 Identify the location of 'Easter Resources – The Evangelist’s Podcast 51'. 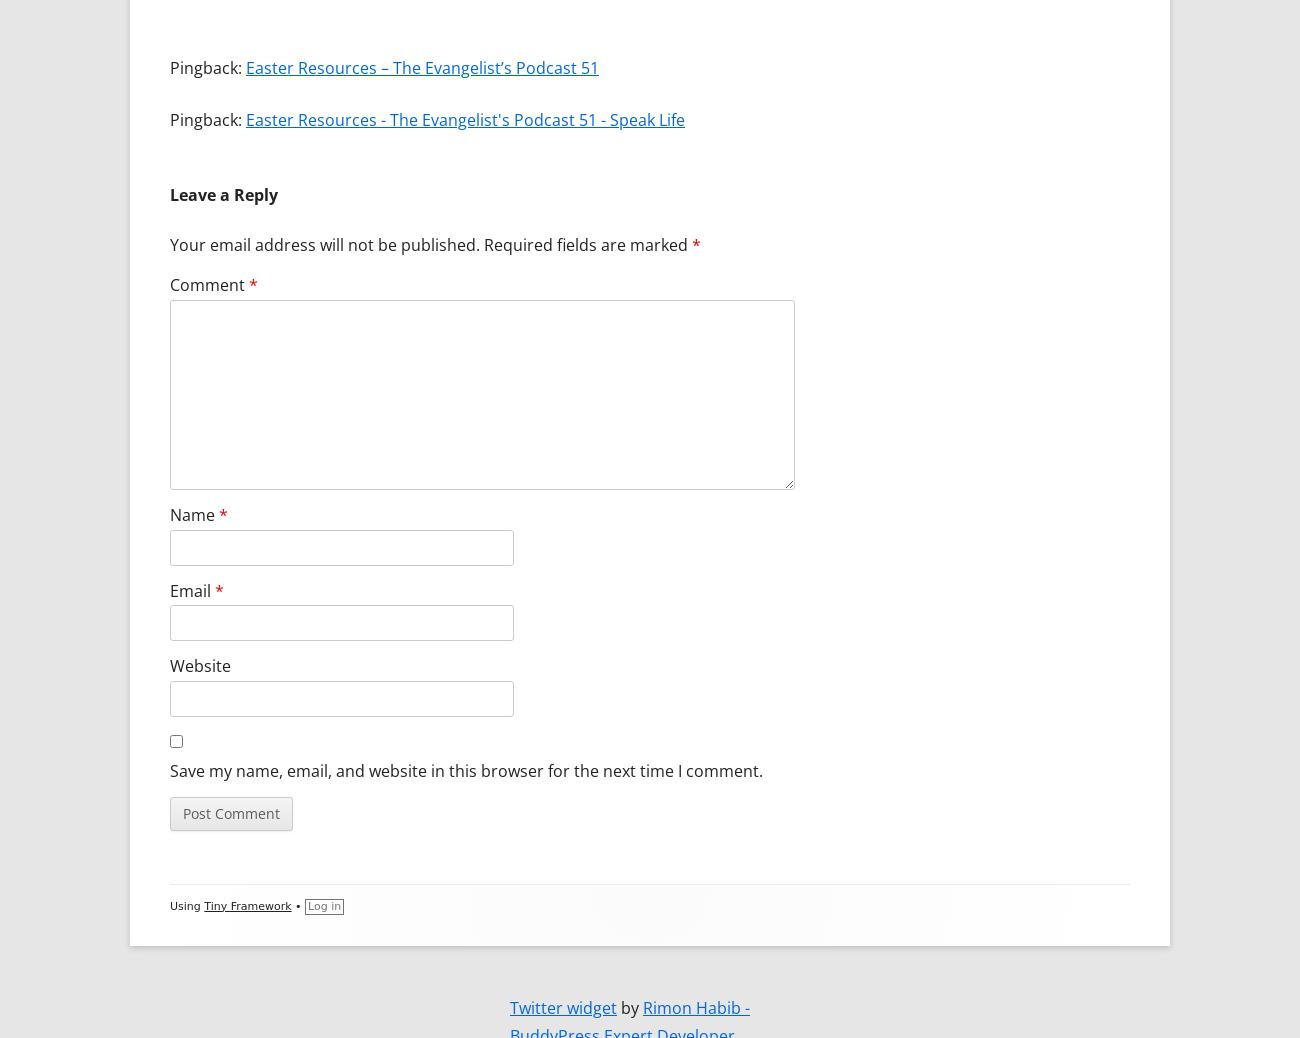
(422, 65).